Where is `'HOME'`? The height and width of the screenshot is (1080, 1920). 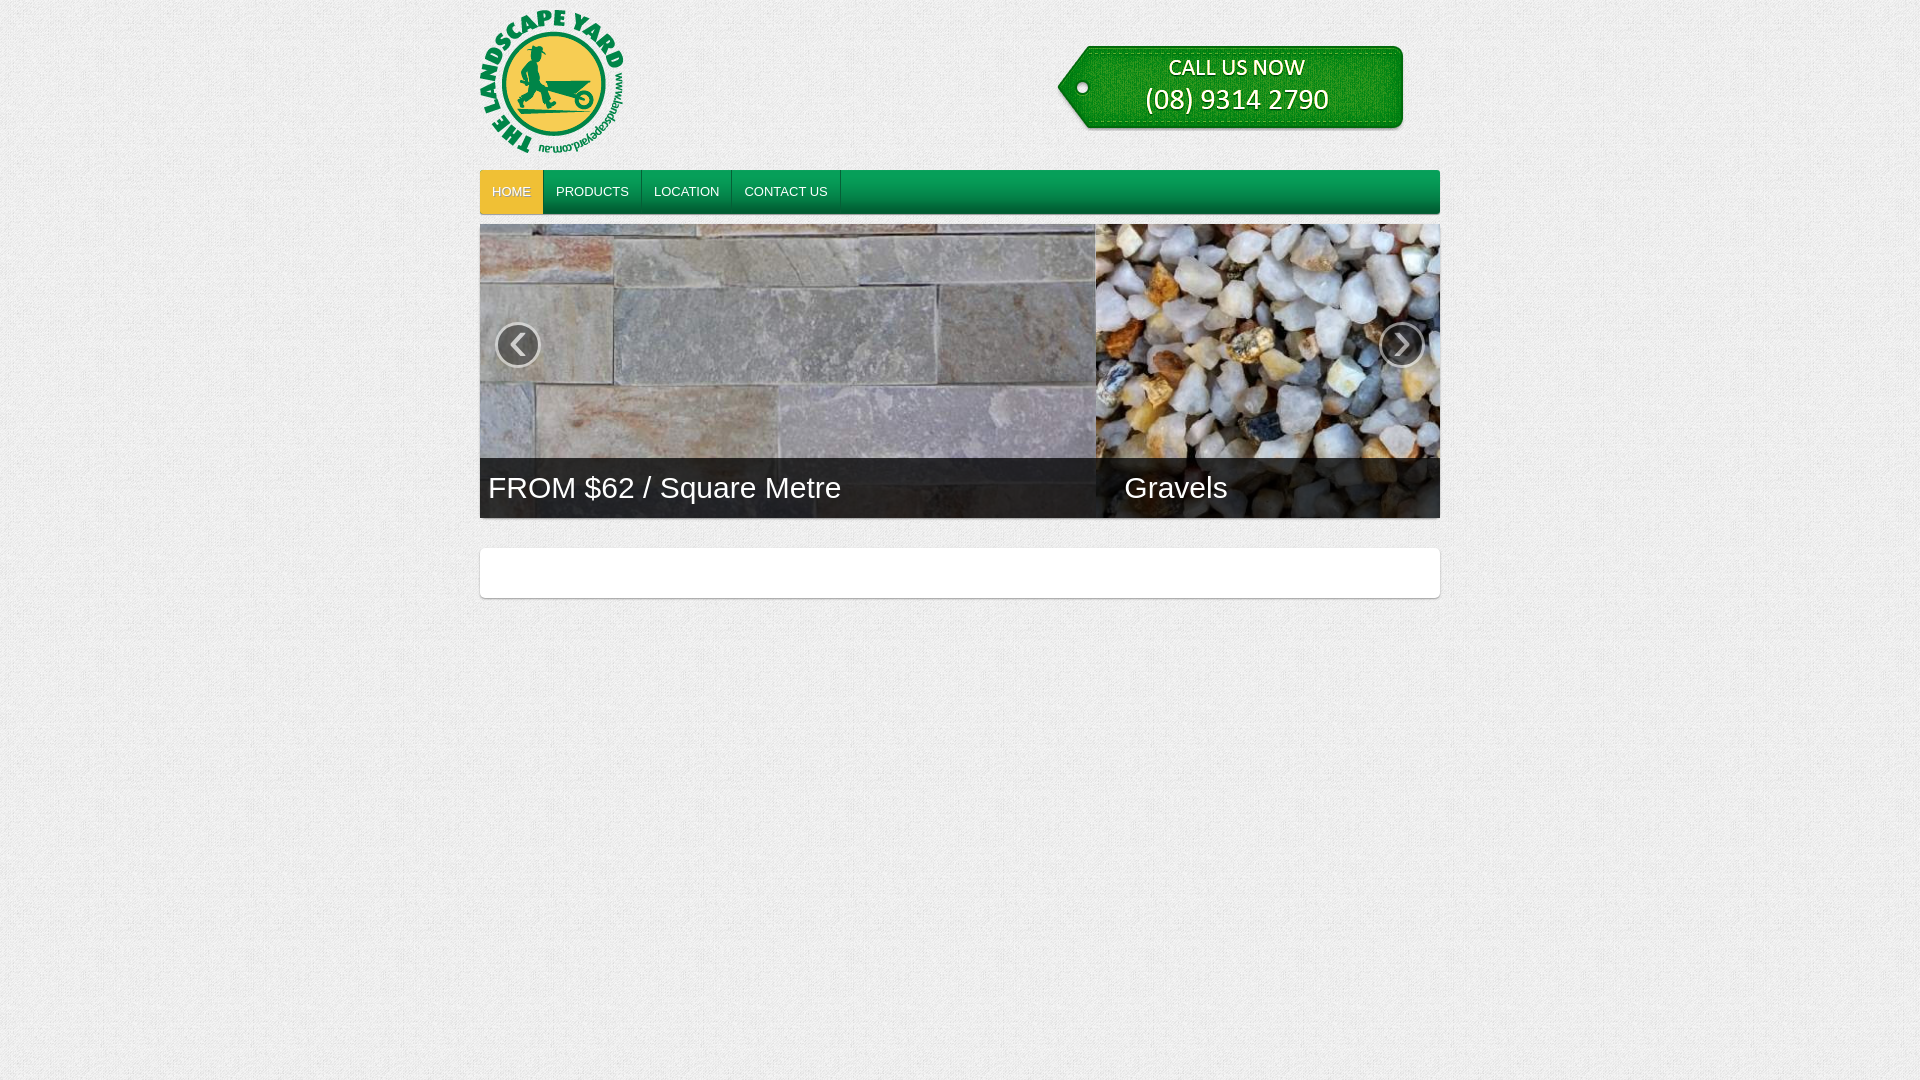 'HOME' is located at coordinates (512, 192).